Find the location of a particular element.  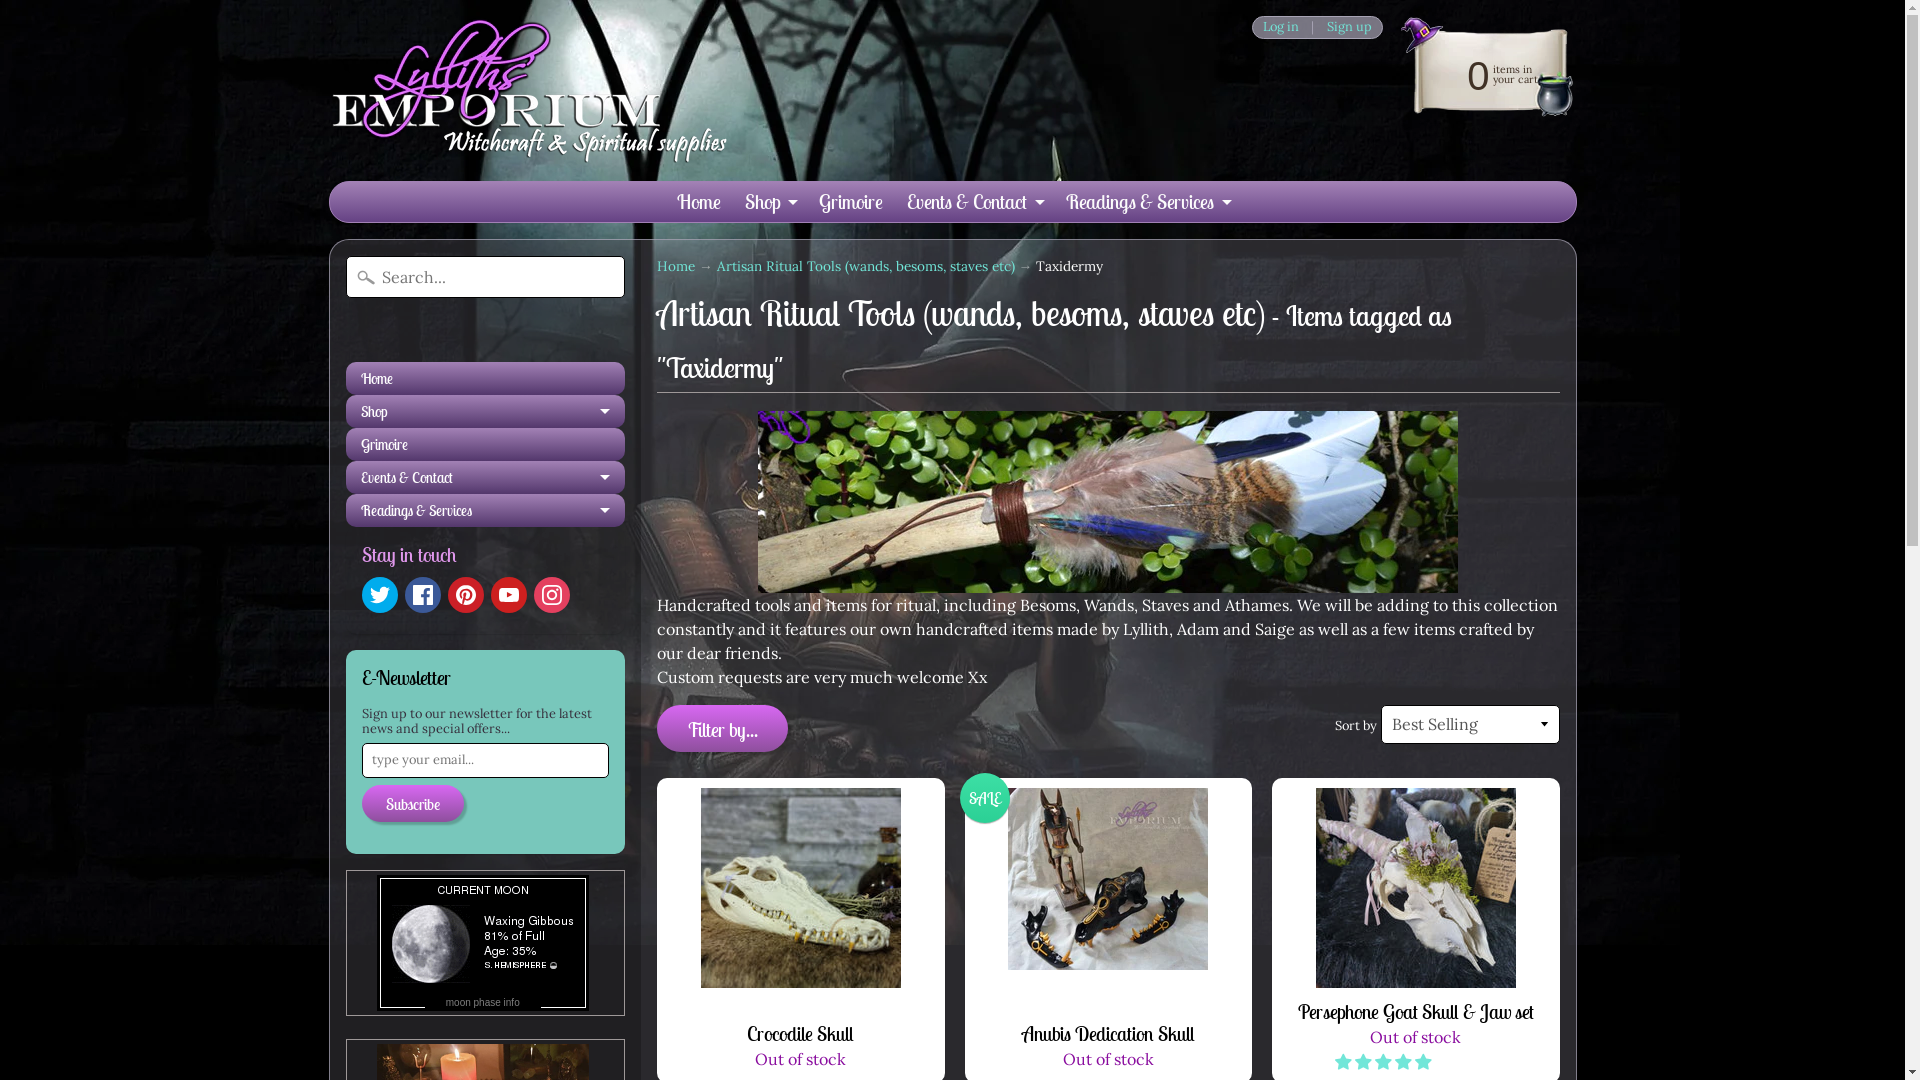

'moon phase info' is located at coordinates (483, 999).